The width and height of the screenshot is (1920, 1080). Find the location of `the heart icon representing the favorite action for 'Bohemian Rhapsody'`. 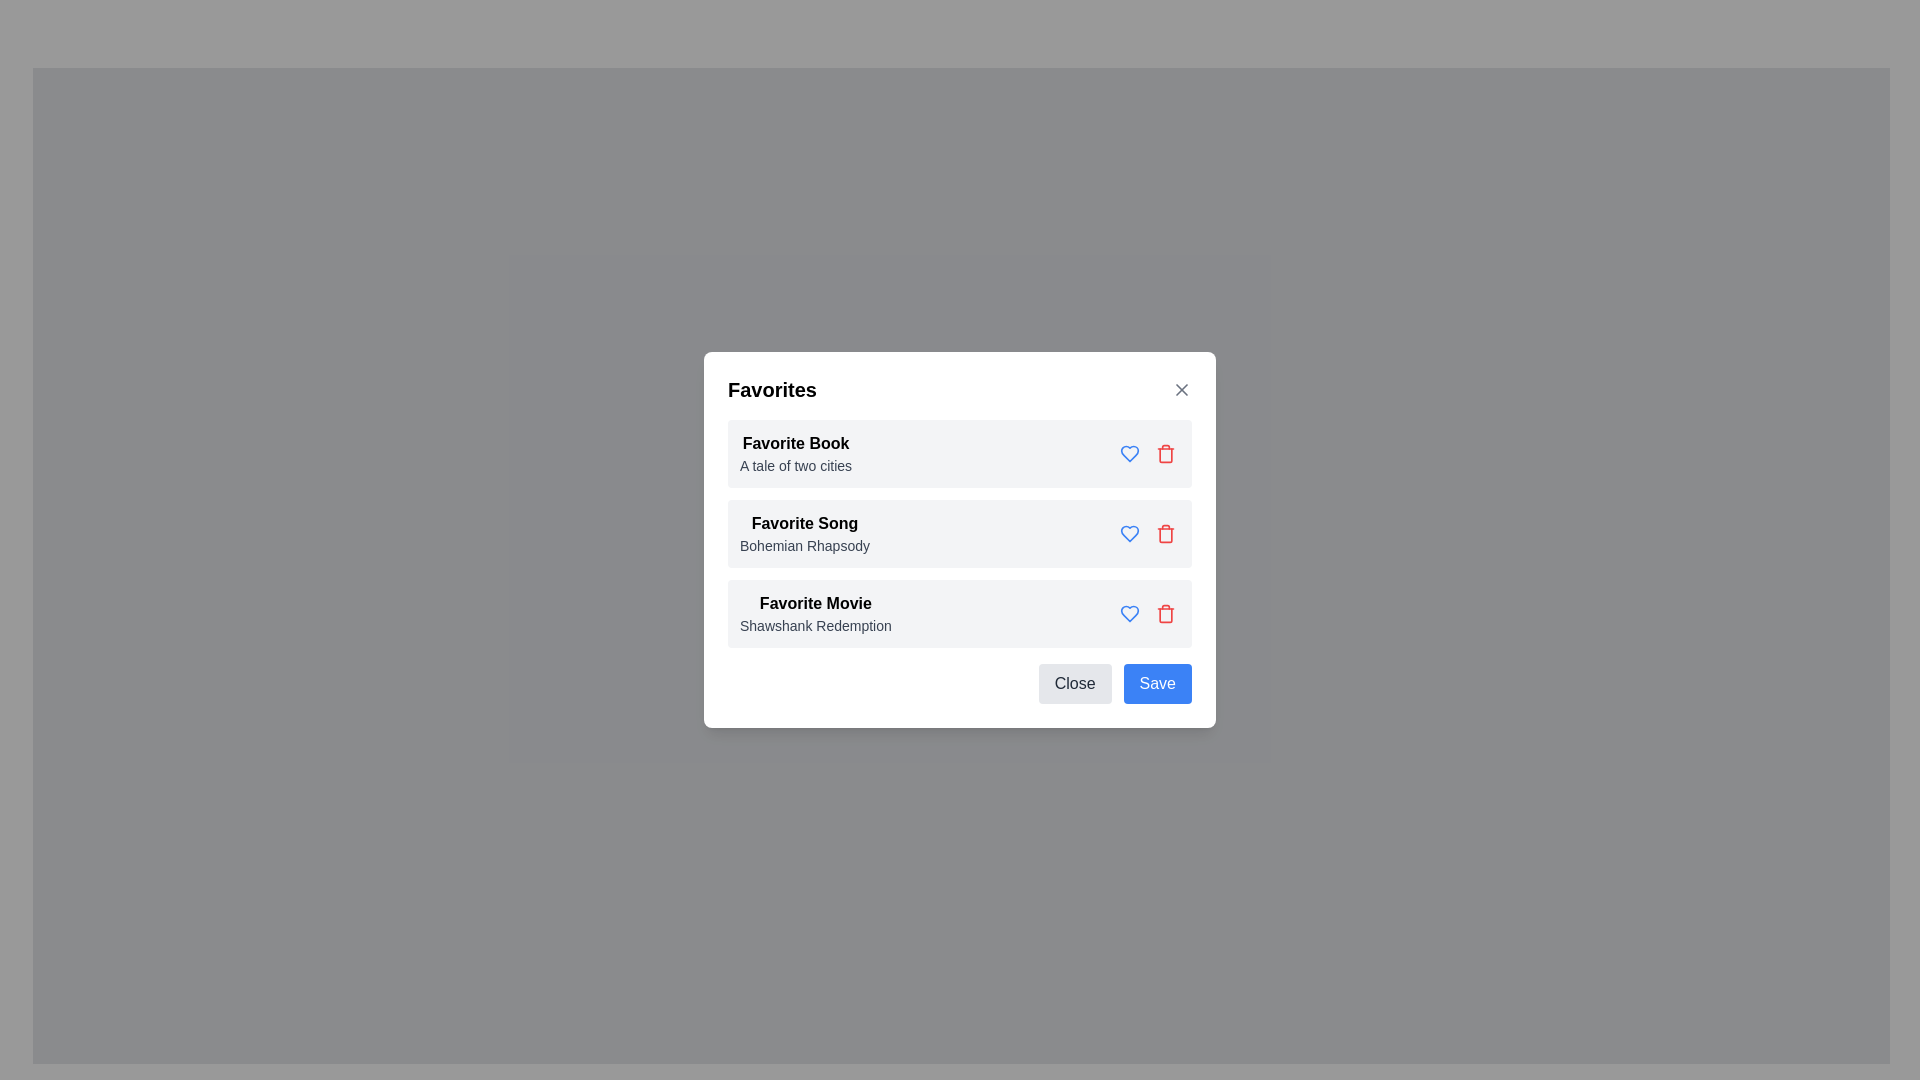

the heart icon representing the favorite action for 'Bohemian Rhapsody' is located at coordinates (1129, 454).